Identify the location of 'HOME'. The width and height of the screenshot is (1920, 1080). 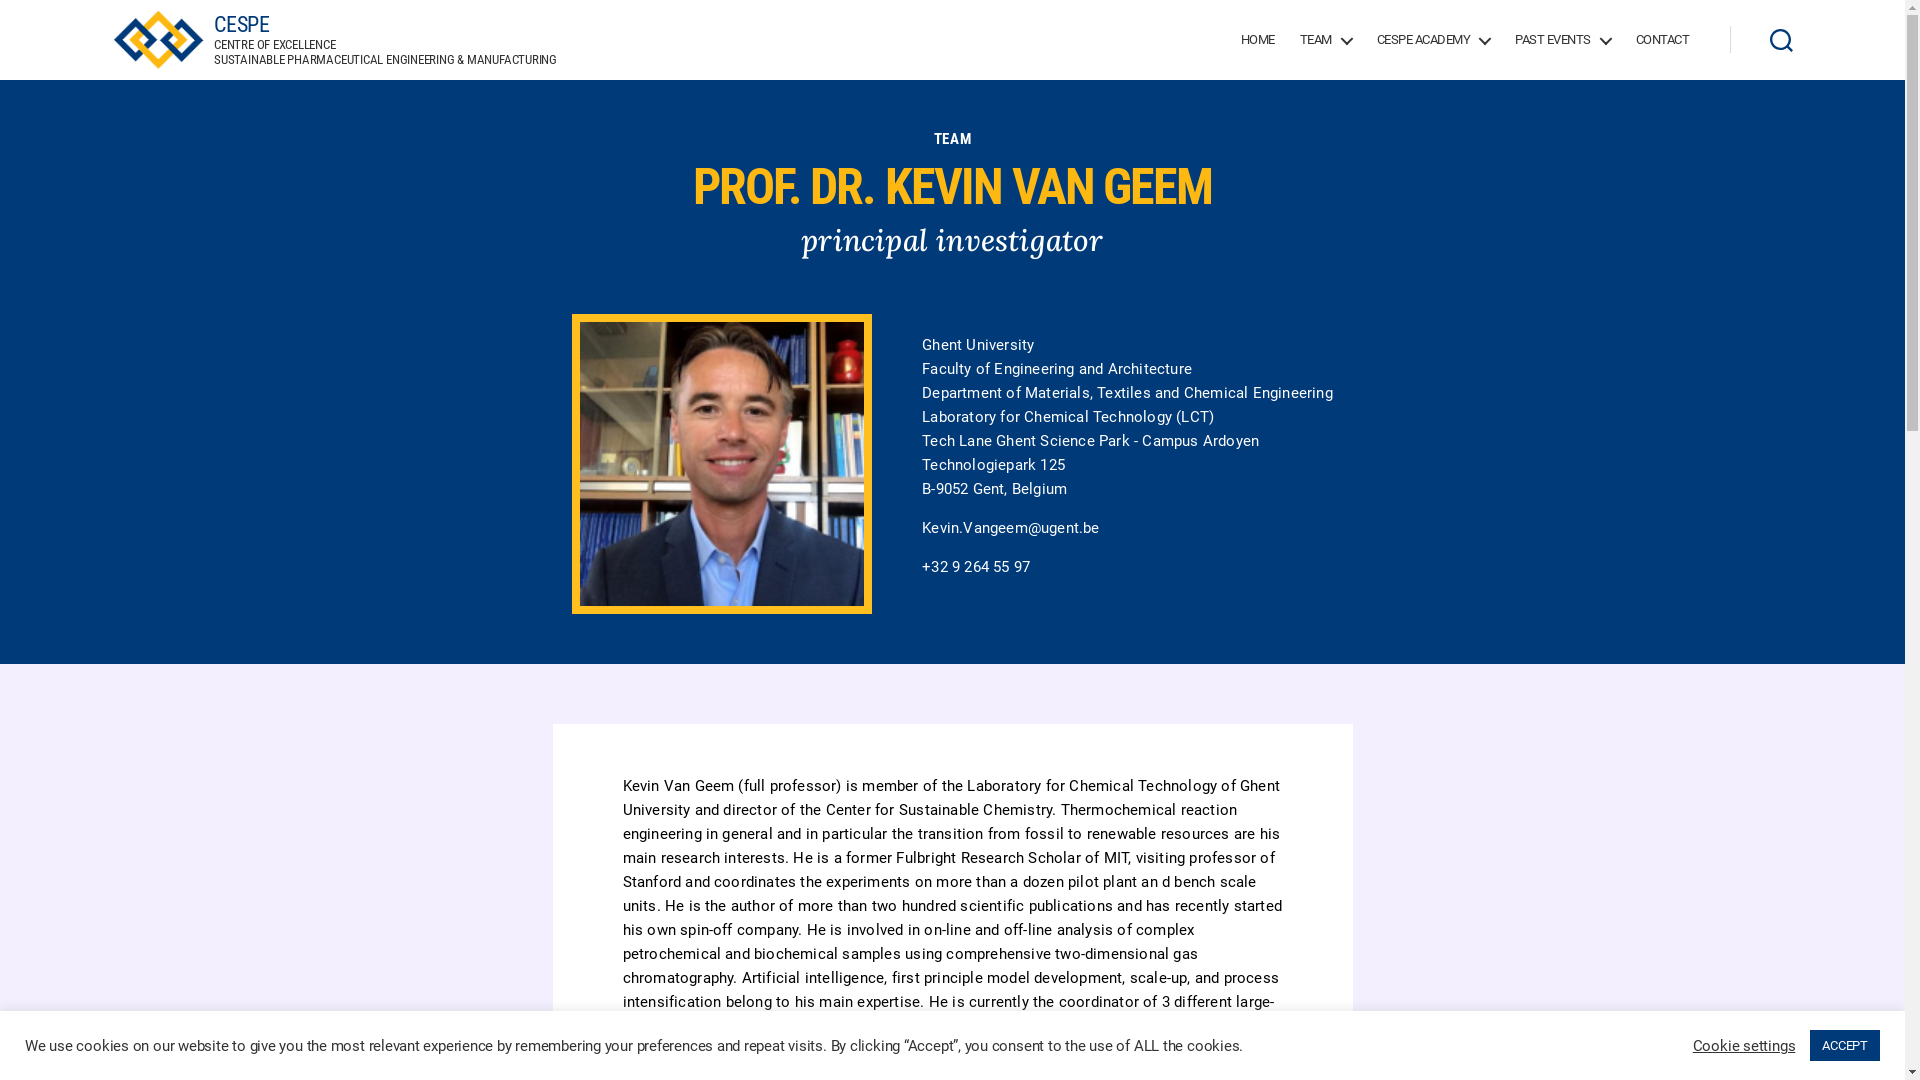
(1256, 39).